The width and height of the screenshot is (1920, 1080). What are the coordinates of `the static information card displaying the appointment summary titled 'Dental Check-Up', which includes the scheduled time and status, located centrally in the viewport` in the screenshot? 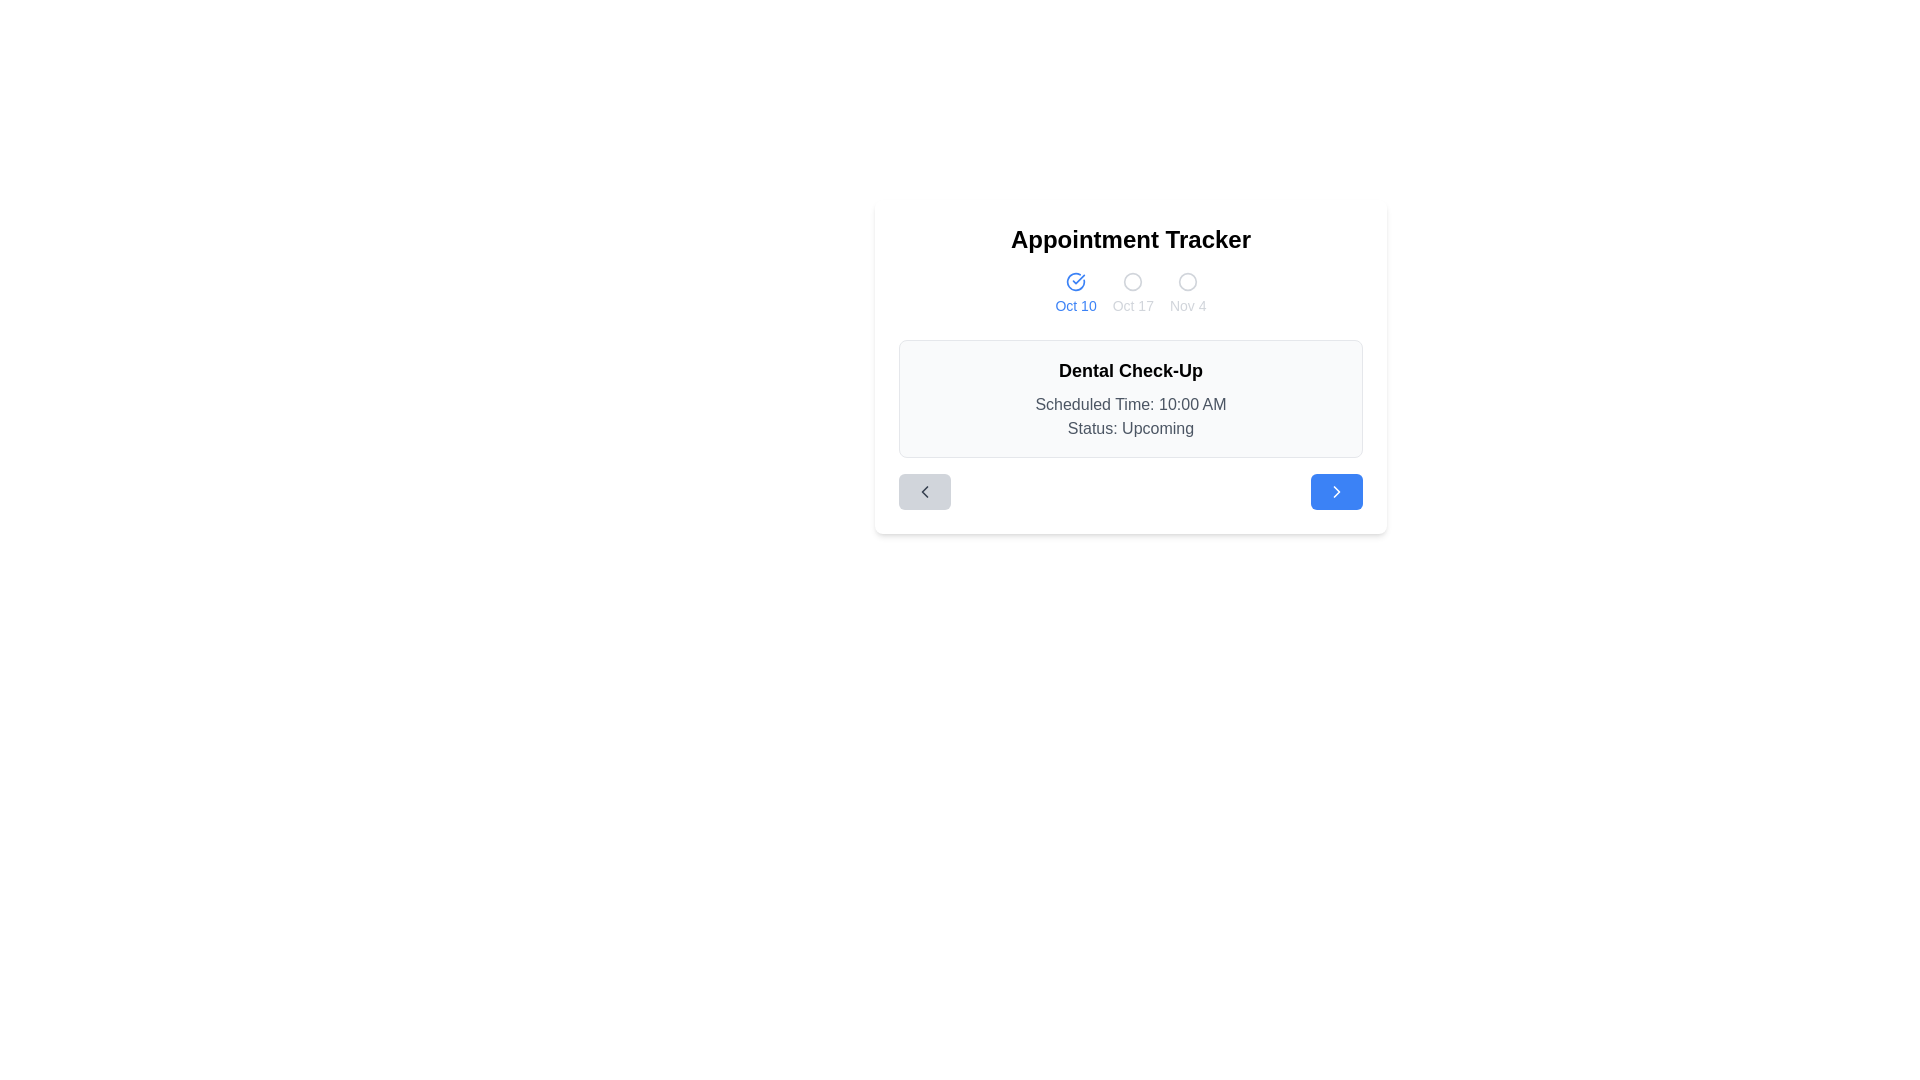 It's located at (1131, 398).